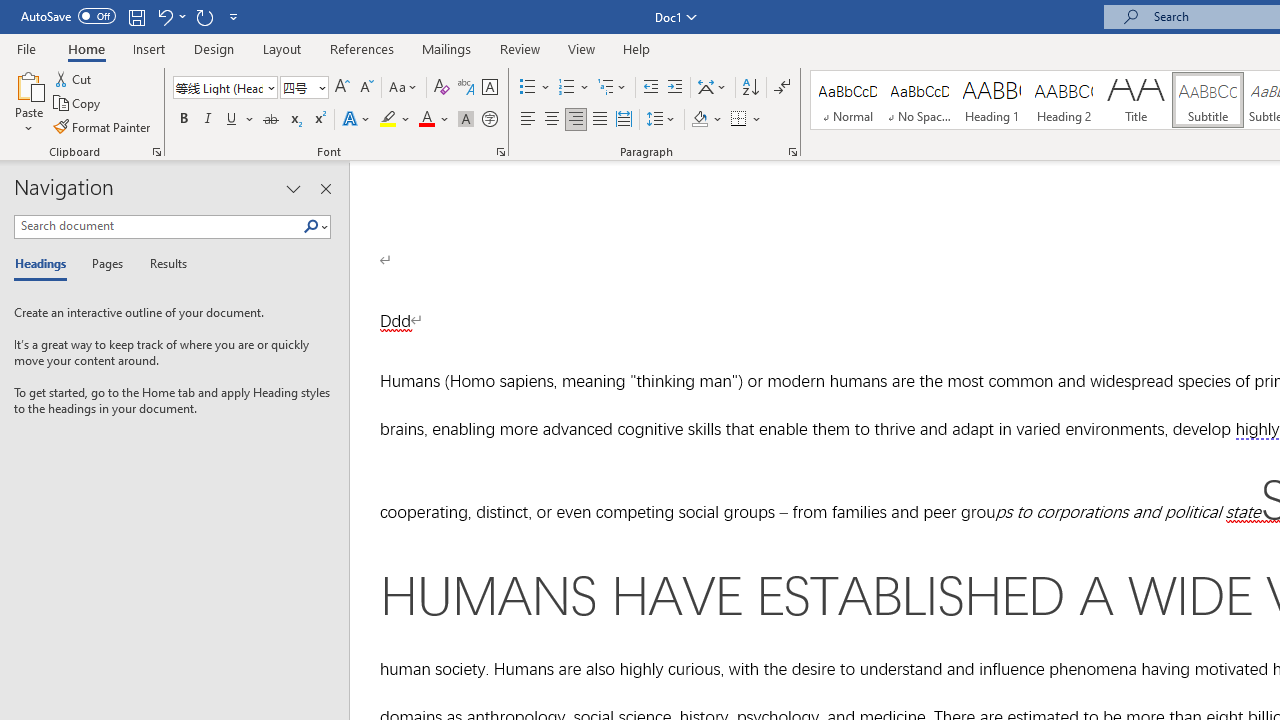  I want to click on 'Heading 2', so click(1062, 100).